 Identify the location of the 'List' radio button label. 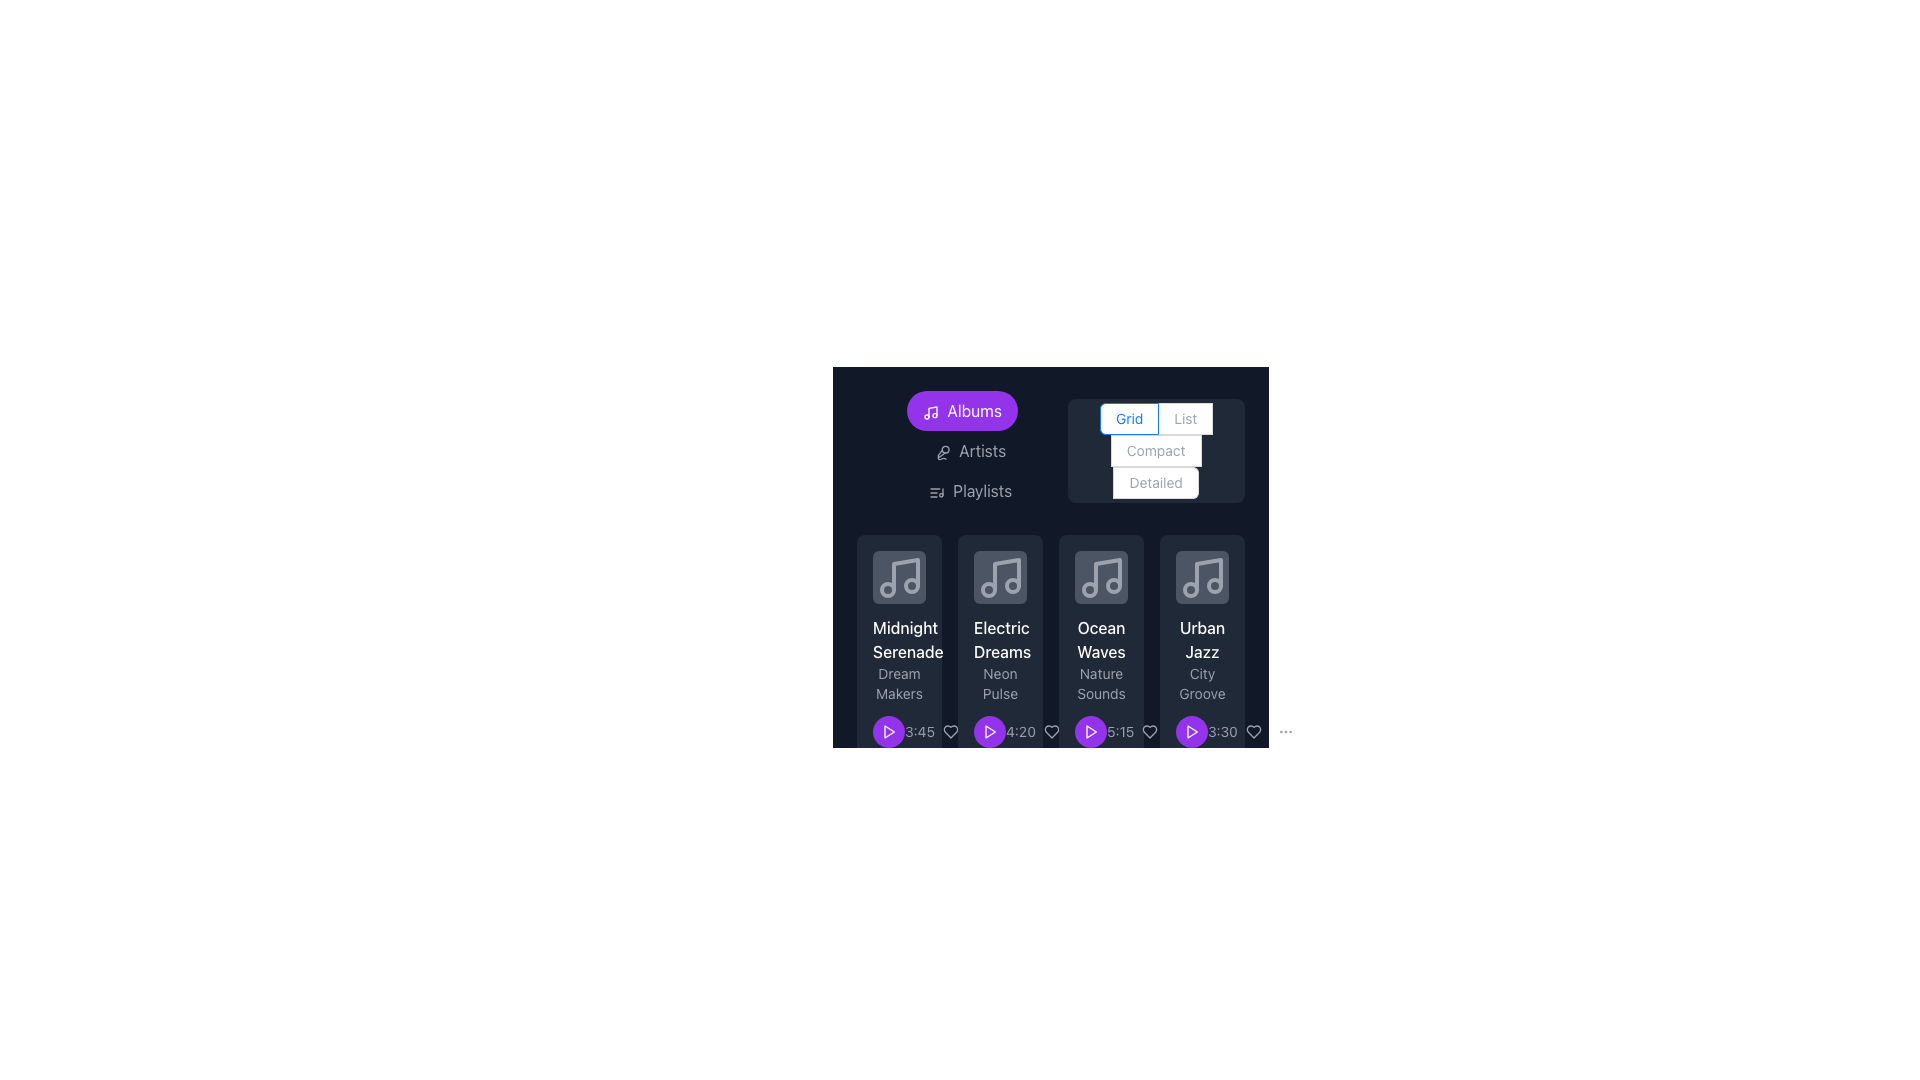
(1185, 417).